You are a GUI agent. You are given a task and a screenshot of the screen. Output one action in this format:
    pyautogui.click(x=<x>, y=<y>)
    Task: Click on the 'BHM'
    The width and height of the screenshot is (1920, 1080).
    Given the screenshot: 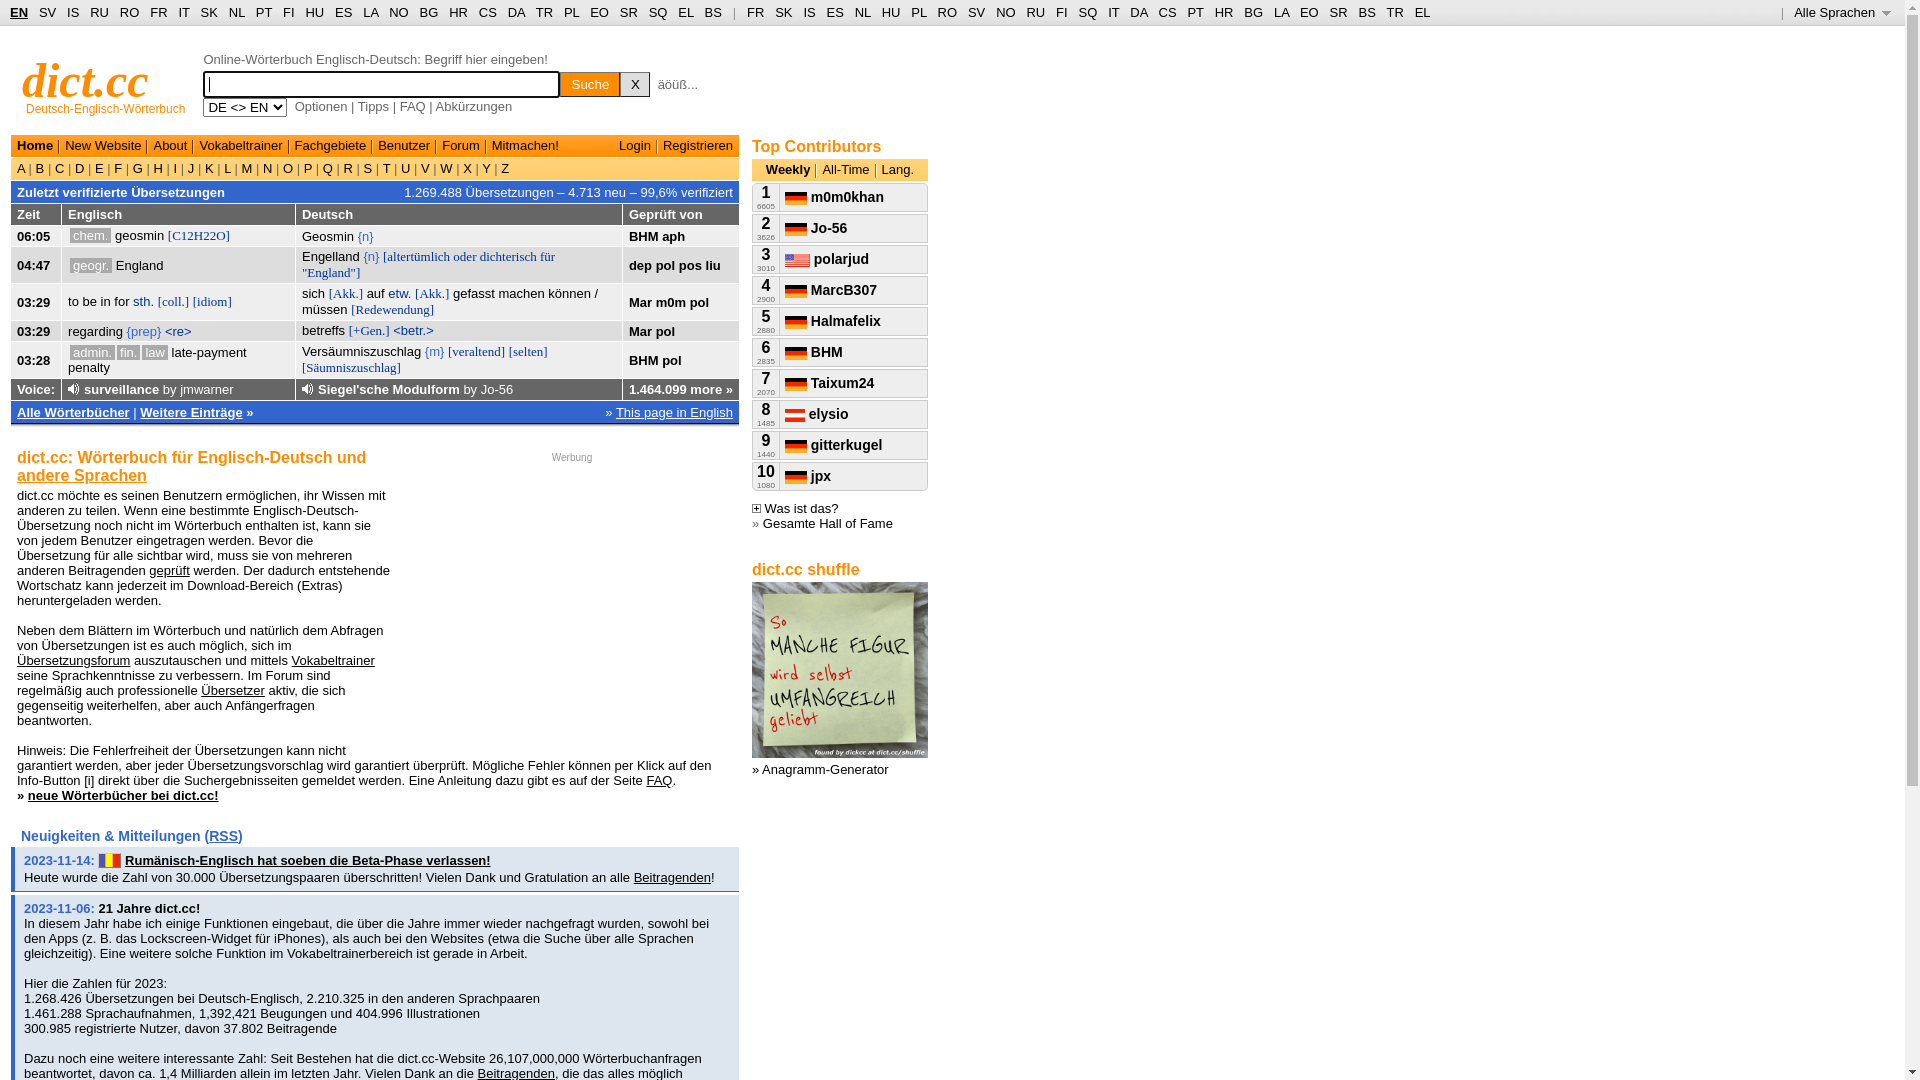 What is the action you would take?
    pyautogui.click(x=643, y=358)
    